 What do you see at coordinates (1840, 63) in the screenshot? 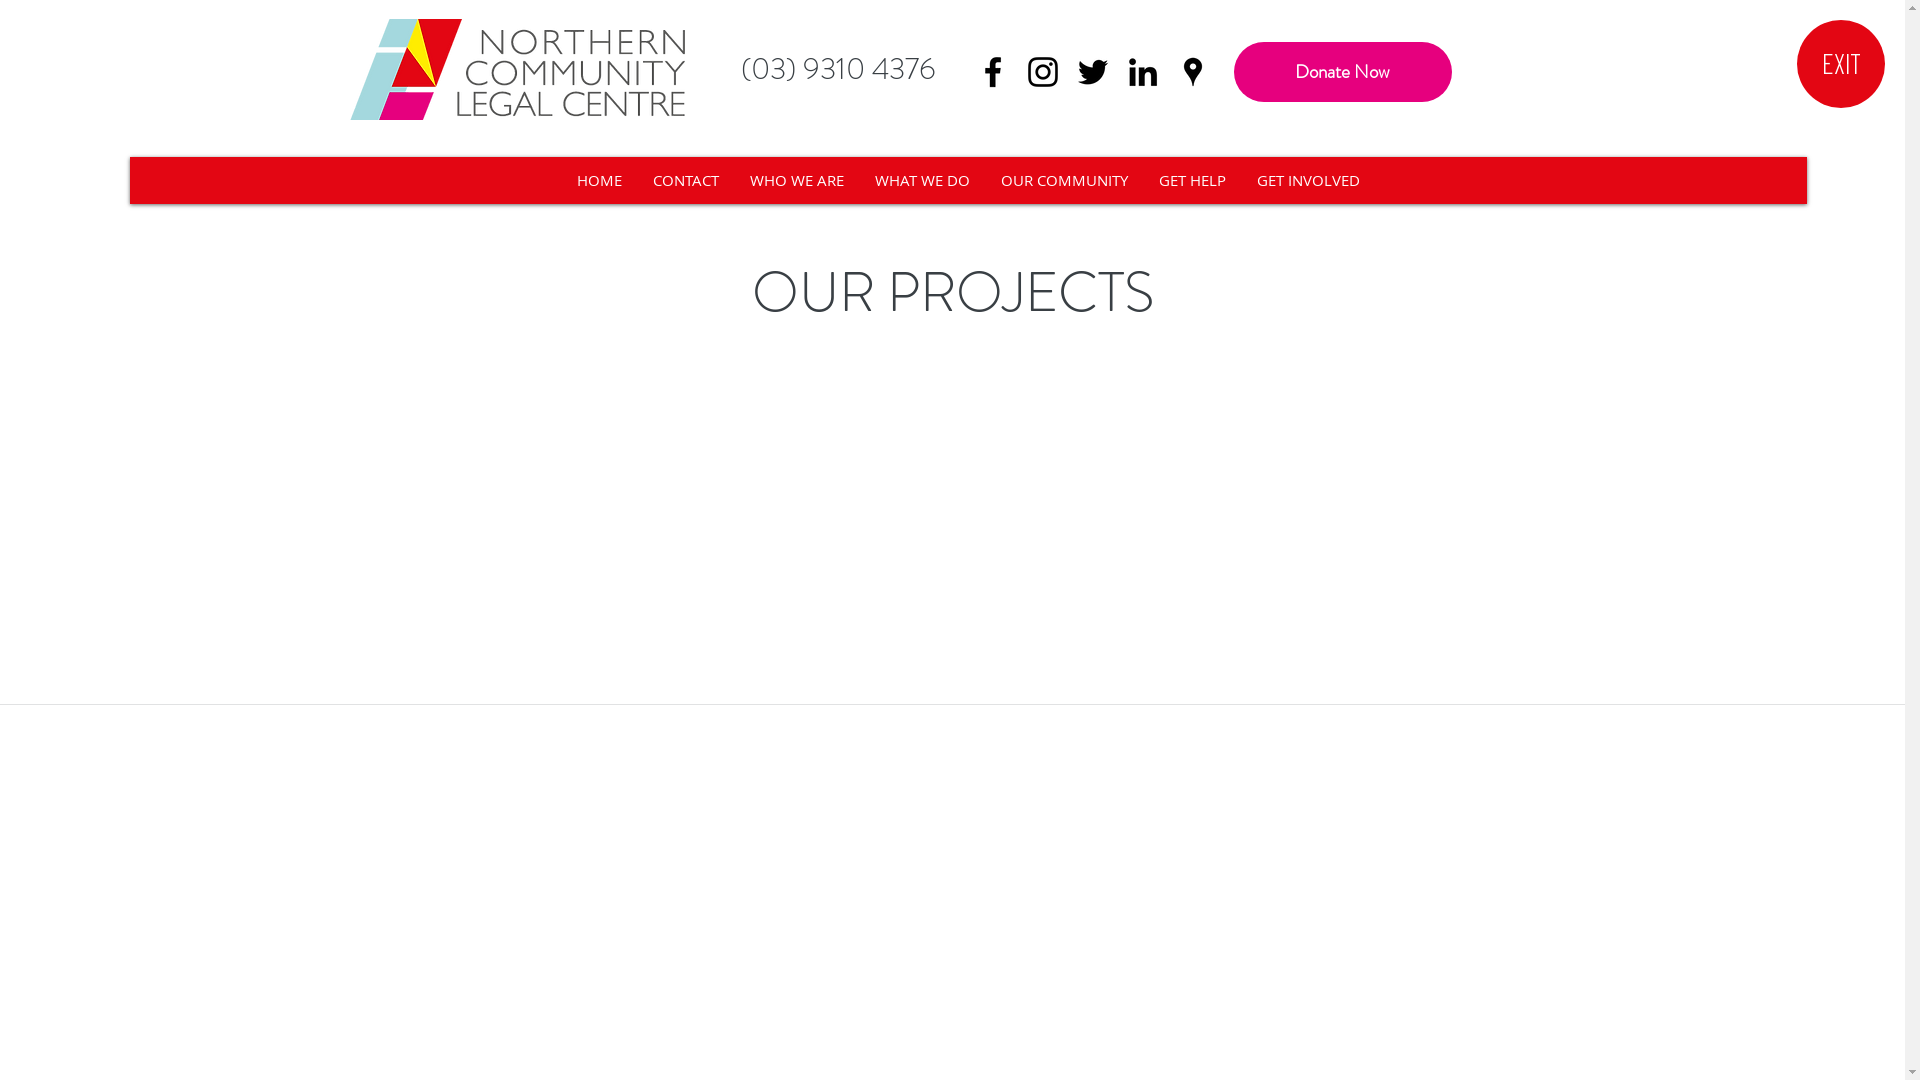
I see `'EXIT'` at bounding box center [1840, 63].